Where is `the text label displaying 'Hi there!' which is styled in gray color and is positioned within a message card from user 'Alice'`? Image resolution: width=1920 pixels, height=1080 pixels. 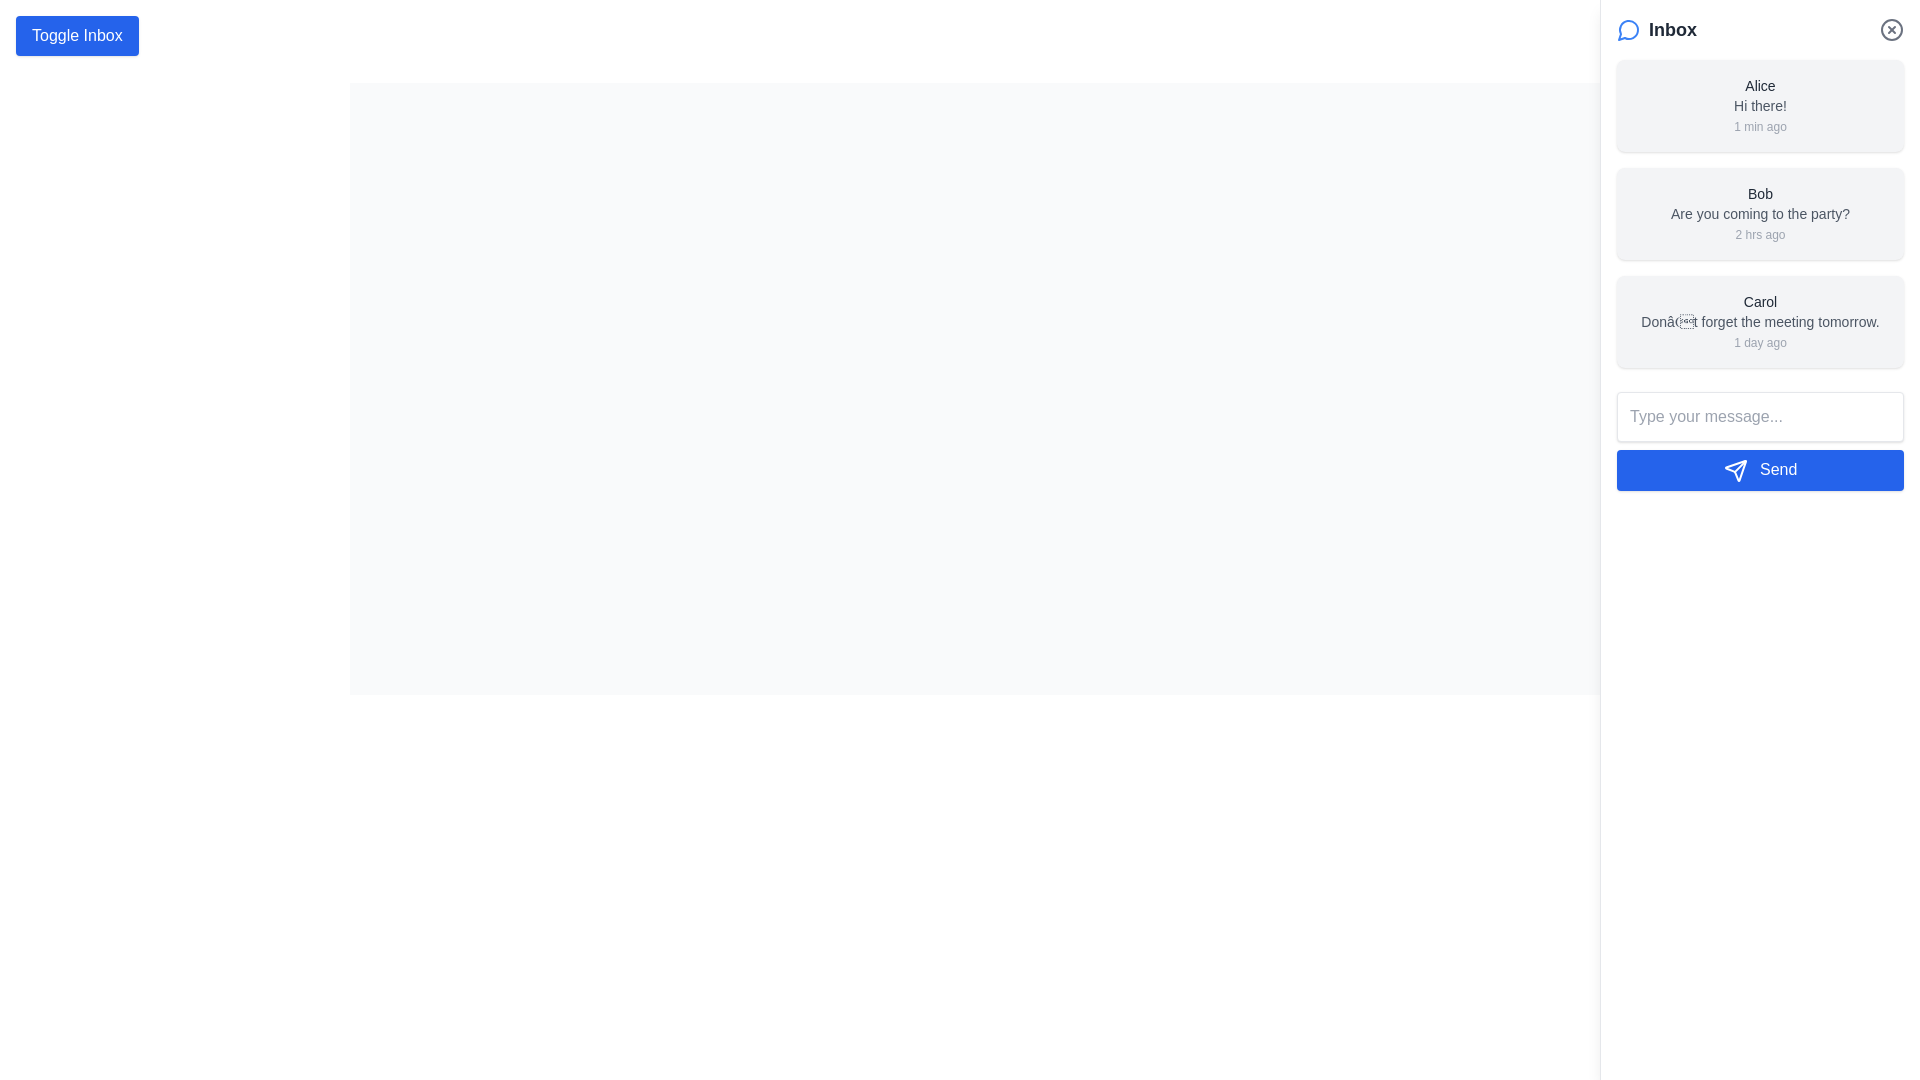
the text label displaying 'Hi there!' which is styled in gray color and is positioned within a message card from user 'Alice' is located at coordinates (1760, 105).